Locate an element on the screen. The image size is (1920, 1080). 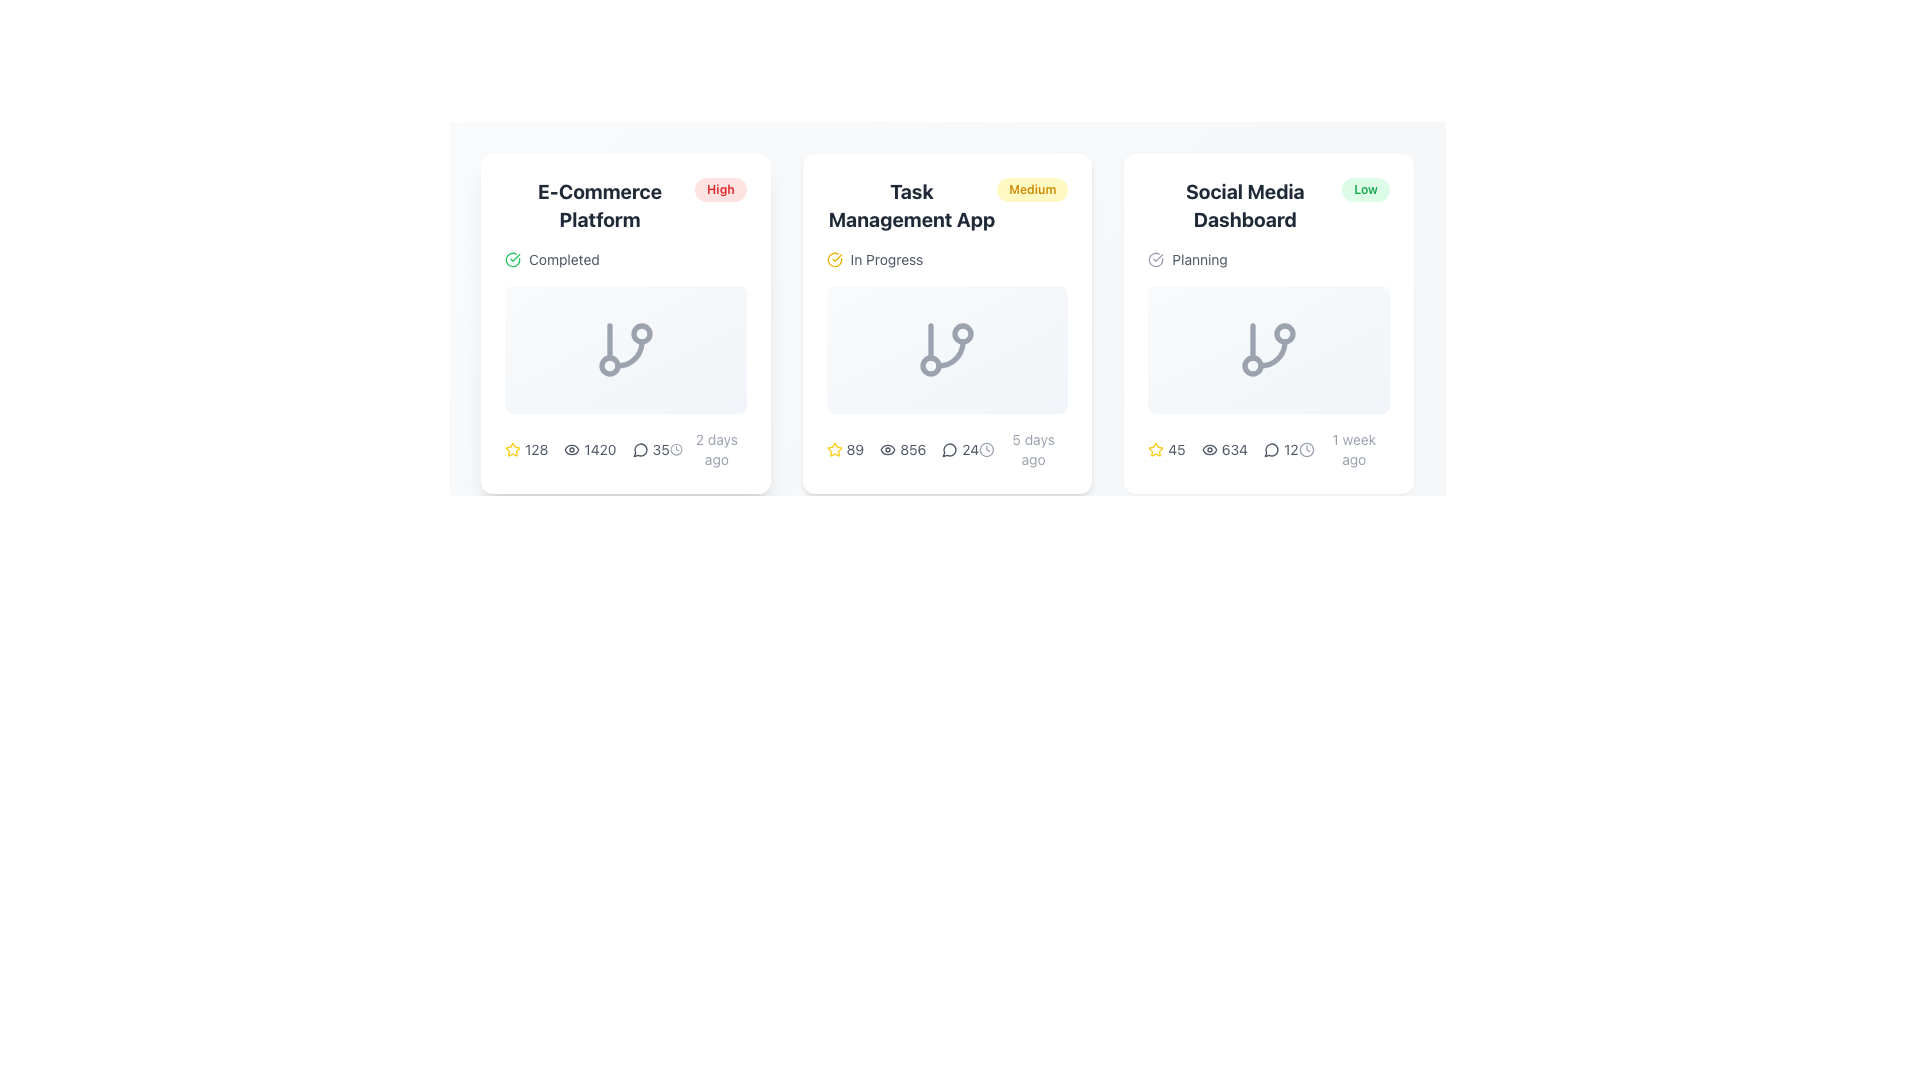
the Star Icon located at the bottom-left area of the first card, which indicates a rating or favorite feature, positioned to the left of the number '128' is located at coordinates (513, 450).